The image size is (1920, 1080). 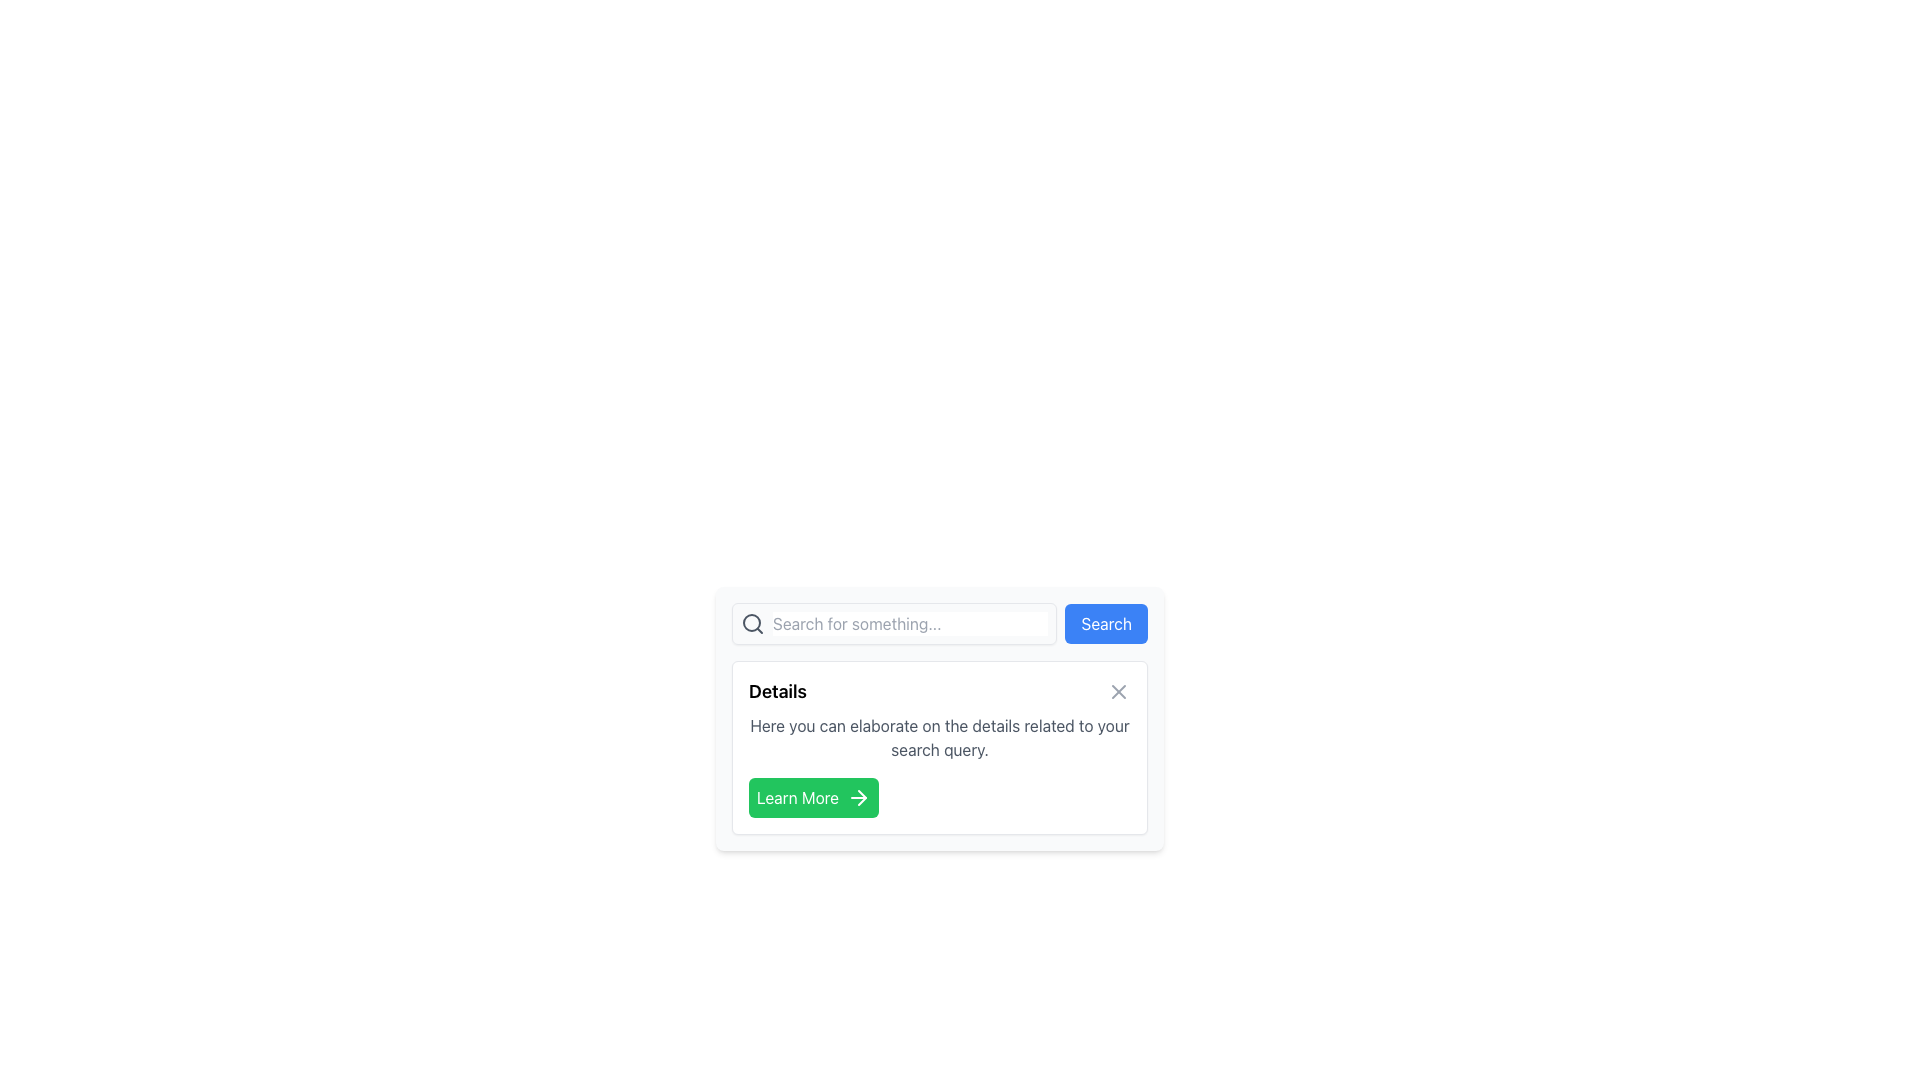 What do you see at coordinates (909, 623) in the screenshot?
I see `the text input field in the search bar component to observe any tooltip` at bounding box center [909, 623].